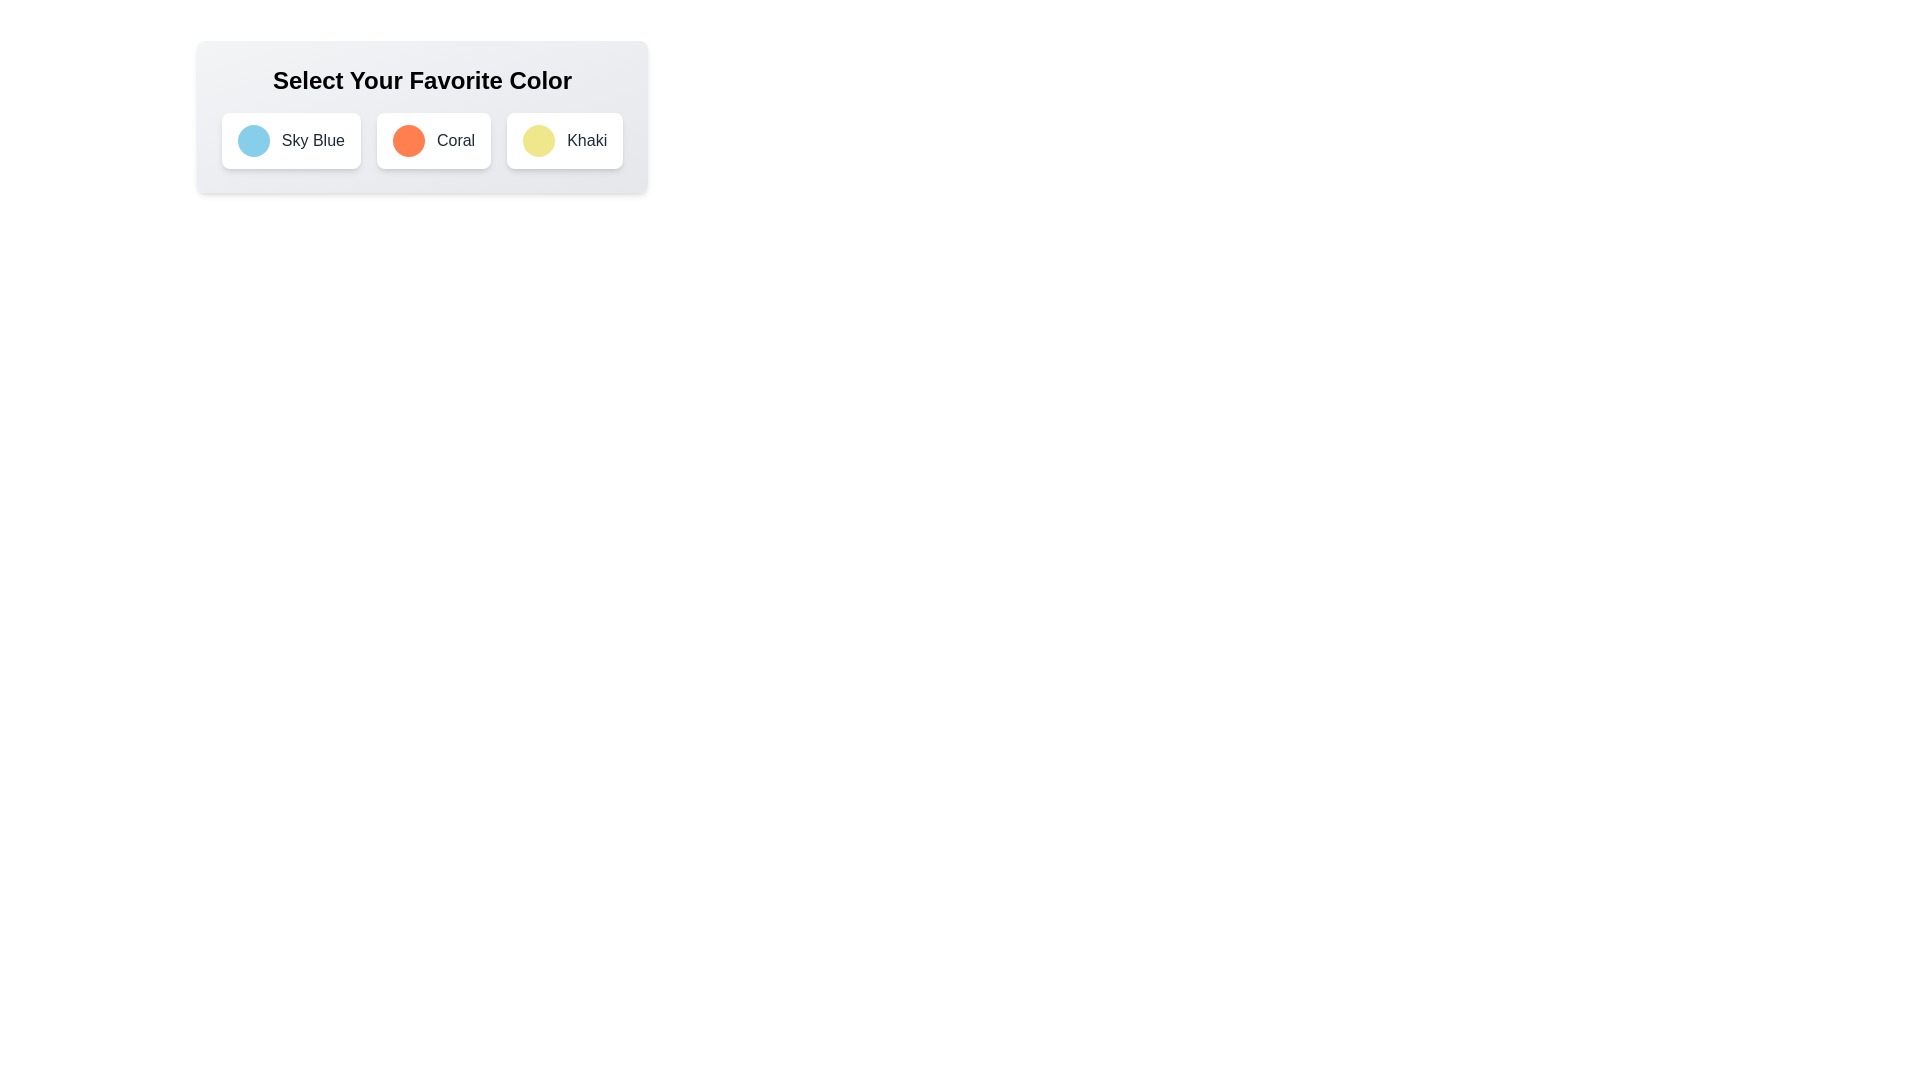 This screenshot has height=1080, width=1920. What do you see at coordinates (539, 140) in the screenshot?
I see `the color swatch Khaki by clicking on it` at bounding box center [539, 140].